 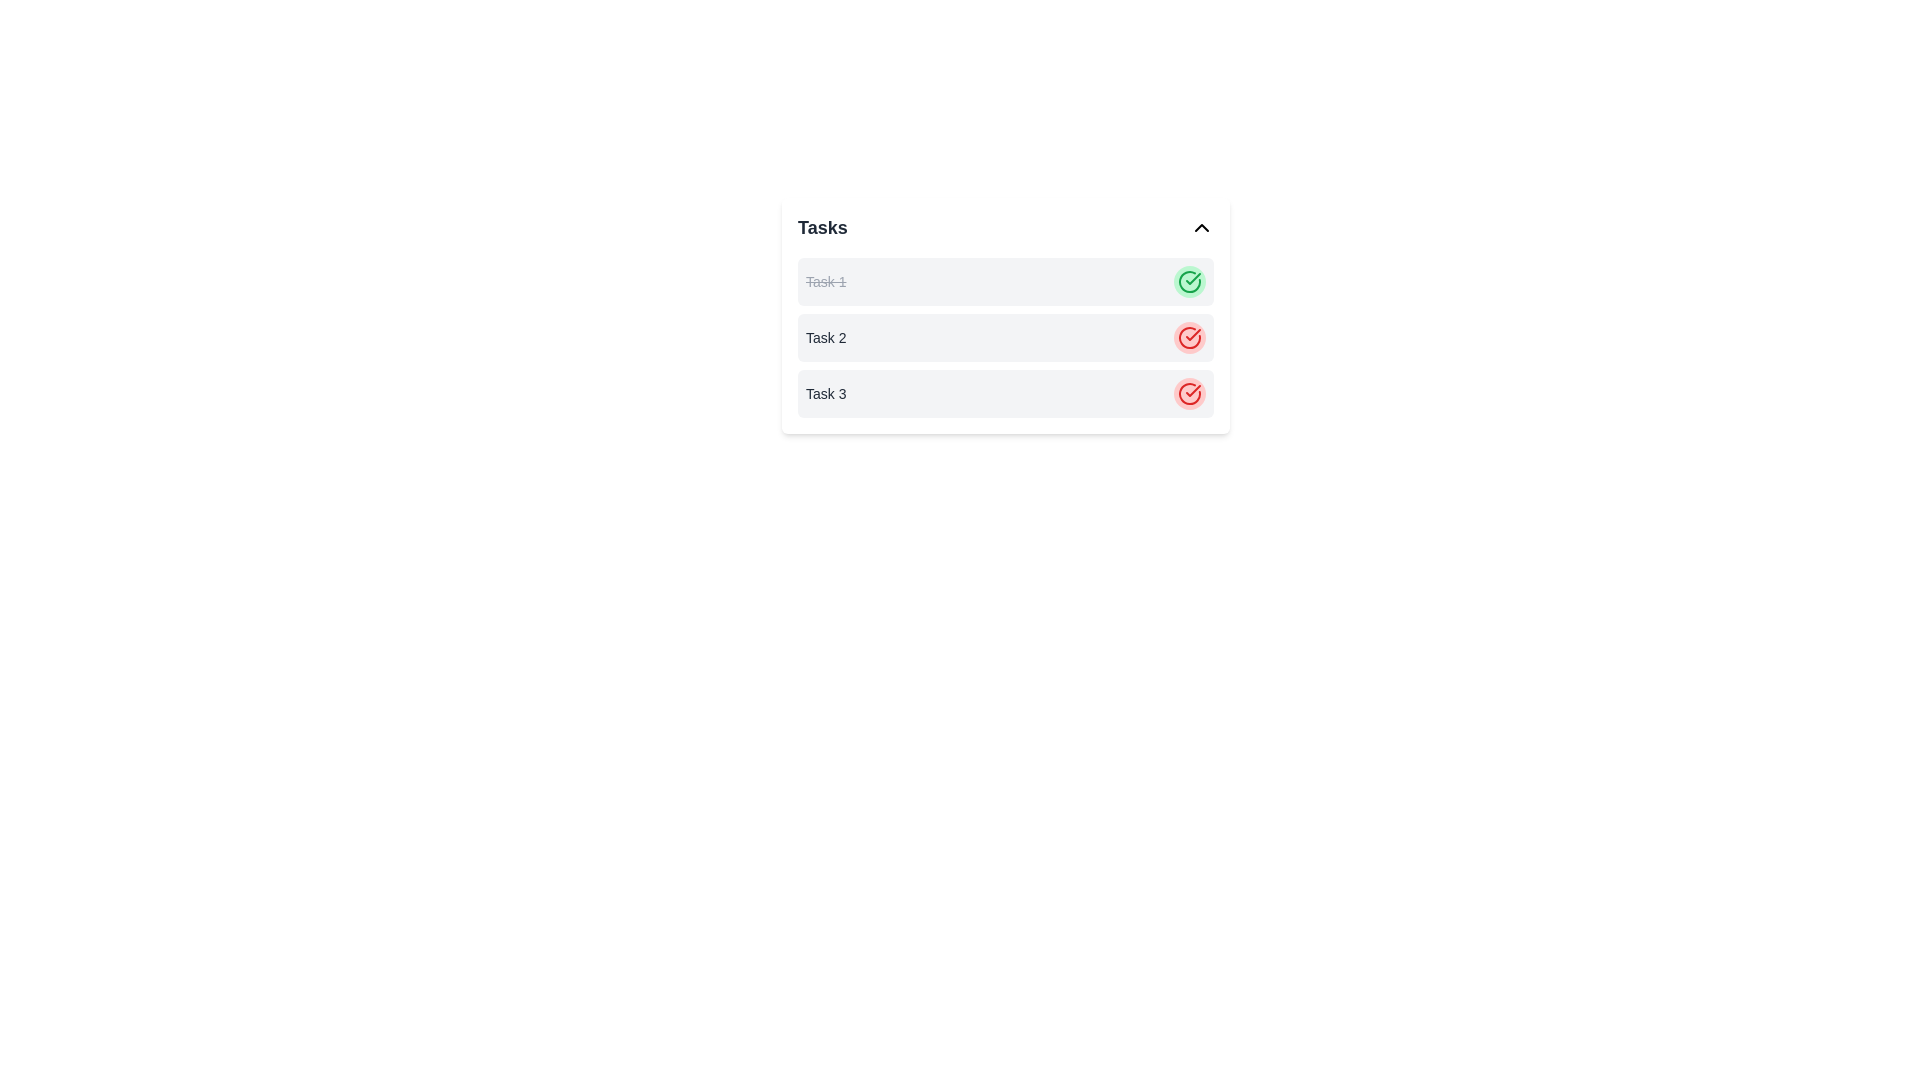 What do you see at coordinates (1190, 281) in the screenshot?
I see `the circular icon with a green check mark inside, which is located in the 'Tasks' list next to 'Task 1'` at bounding box center [1190, 281].